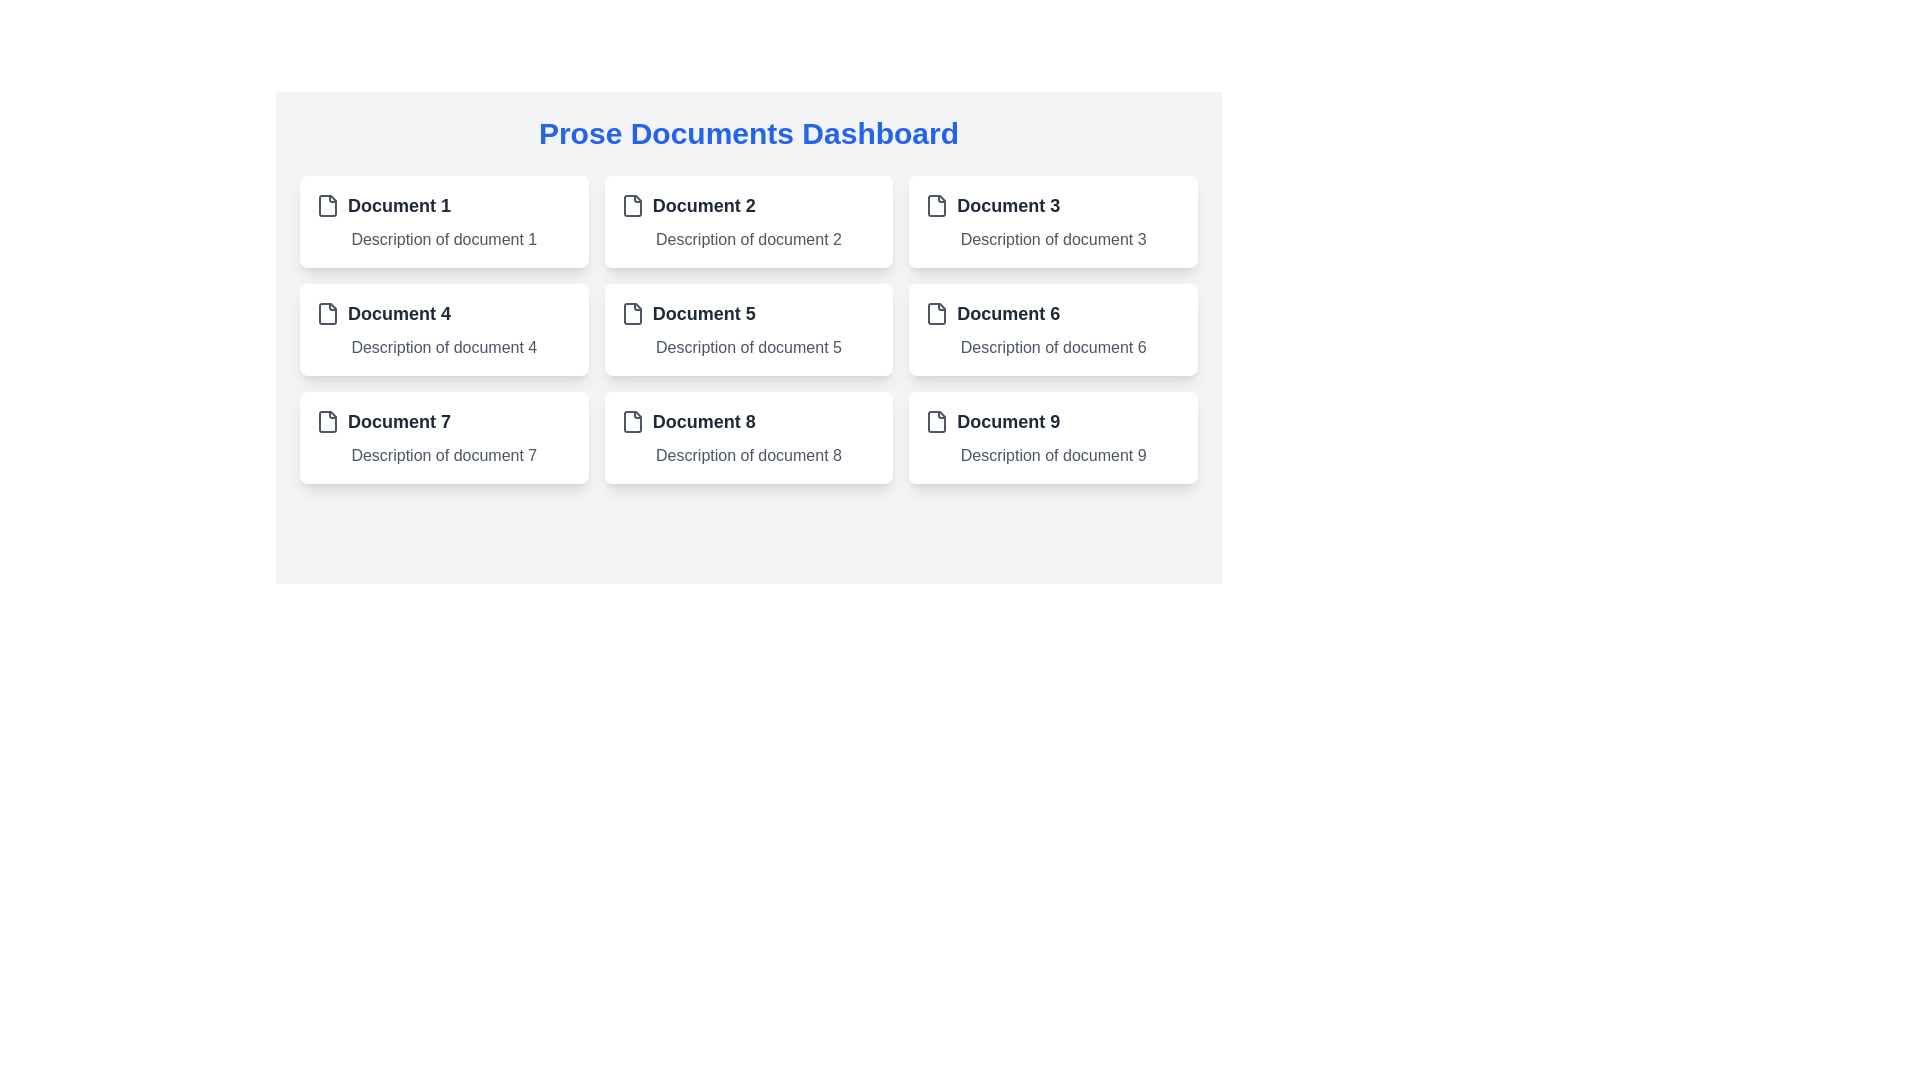 The image size is (1920, 1080). Describe the element at coordinates (747, 238) in the screenshot. I see `the text label providing contextual information for 'Document 2', which is located beneath the main title in the second box of the grid layout` at that location.